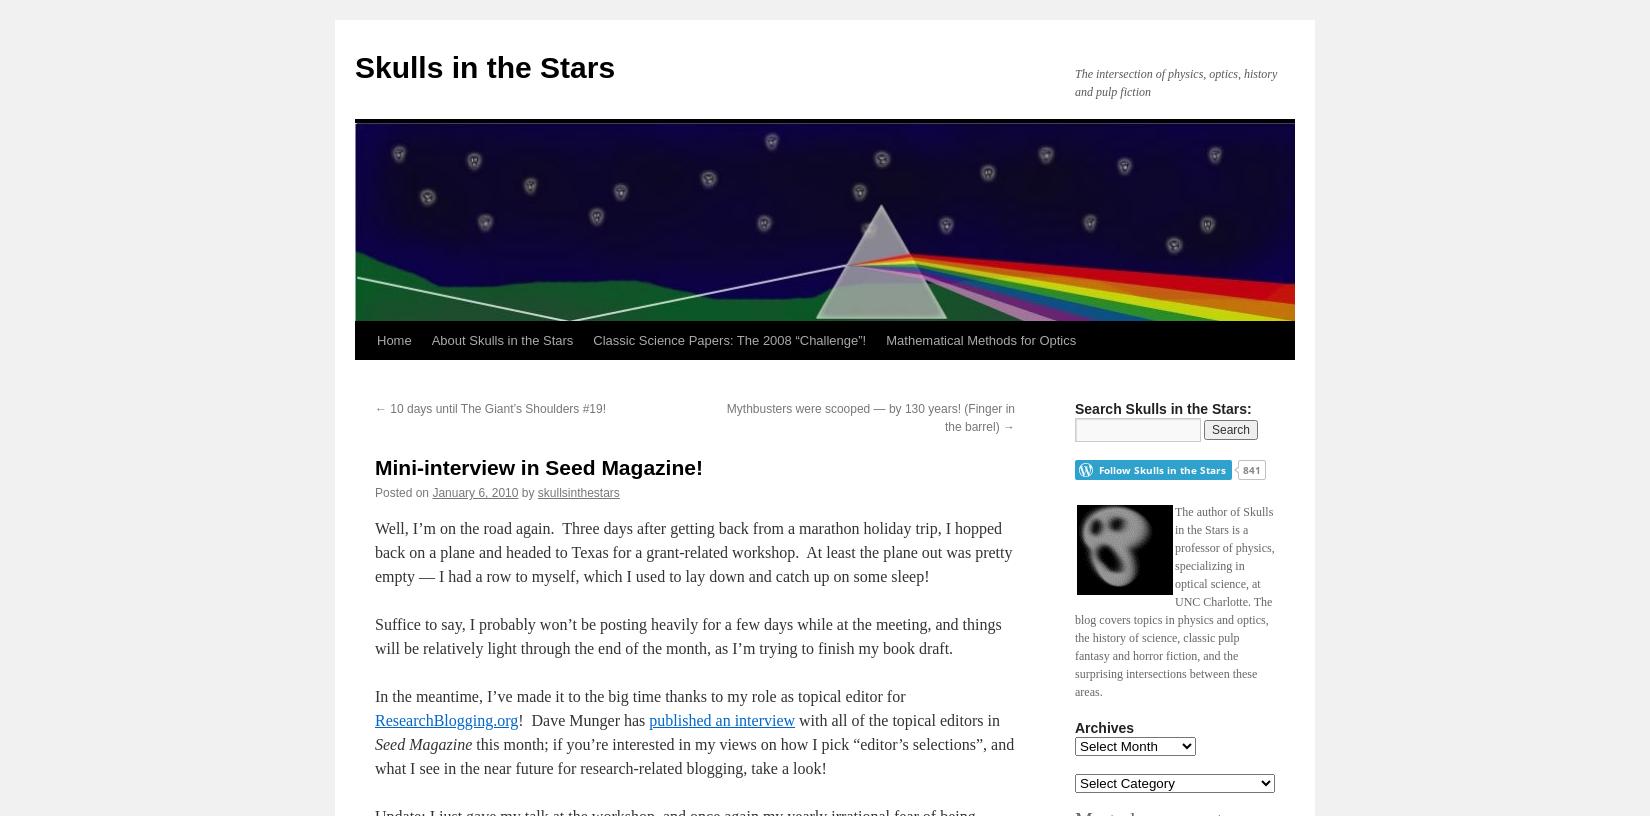 This screenshot has height=816, width=1650. What do you see at coordinates (375, 635) in the screenshot?
I see `'Suffice to say, I probably won’t be posting heavily for a few days while at the meeting, and things will be relatively light through the end of the month, as I’m trying to finish my book draft.'` at bounding box center [375, 635].